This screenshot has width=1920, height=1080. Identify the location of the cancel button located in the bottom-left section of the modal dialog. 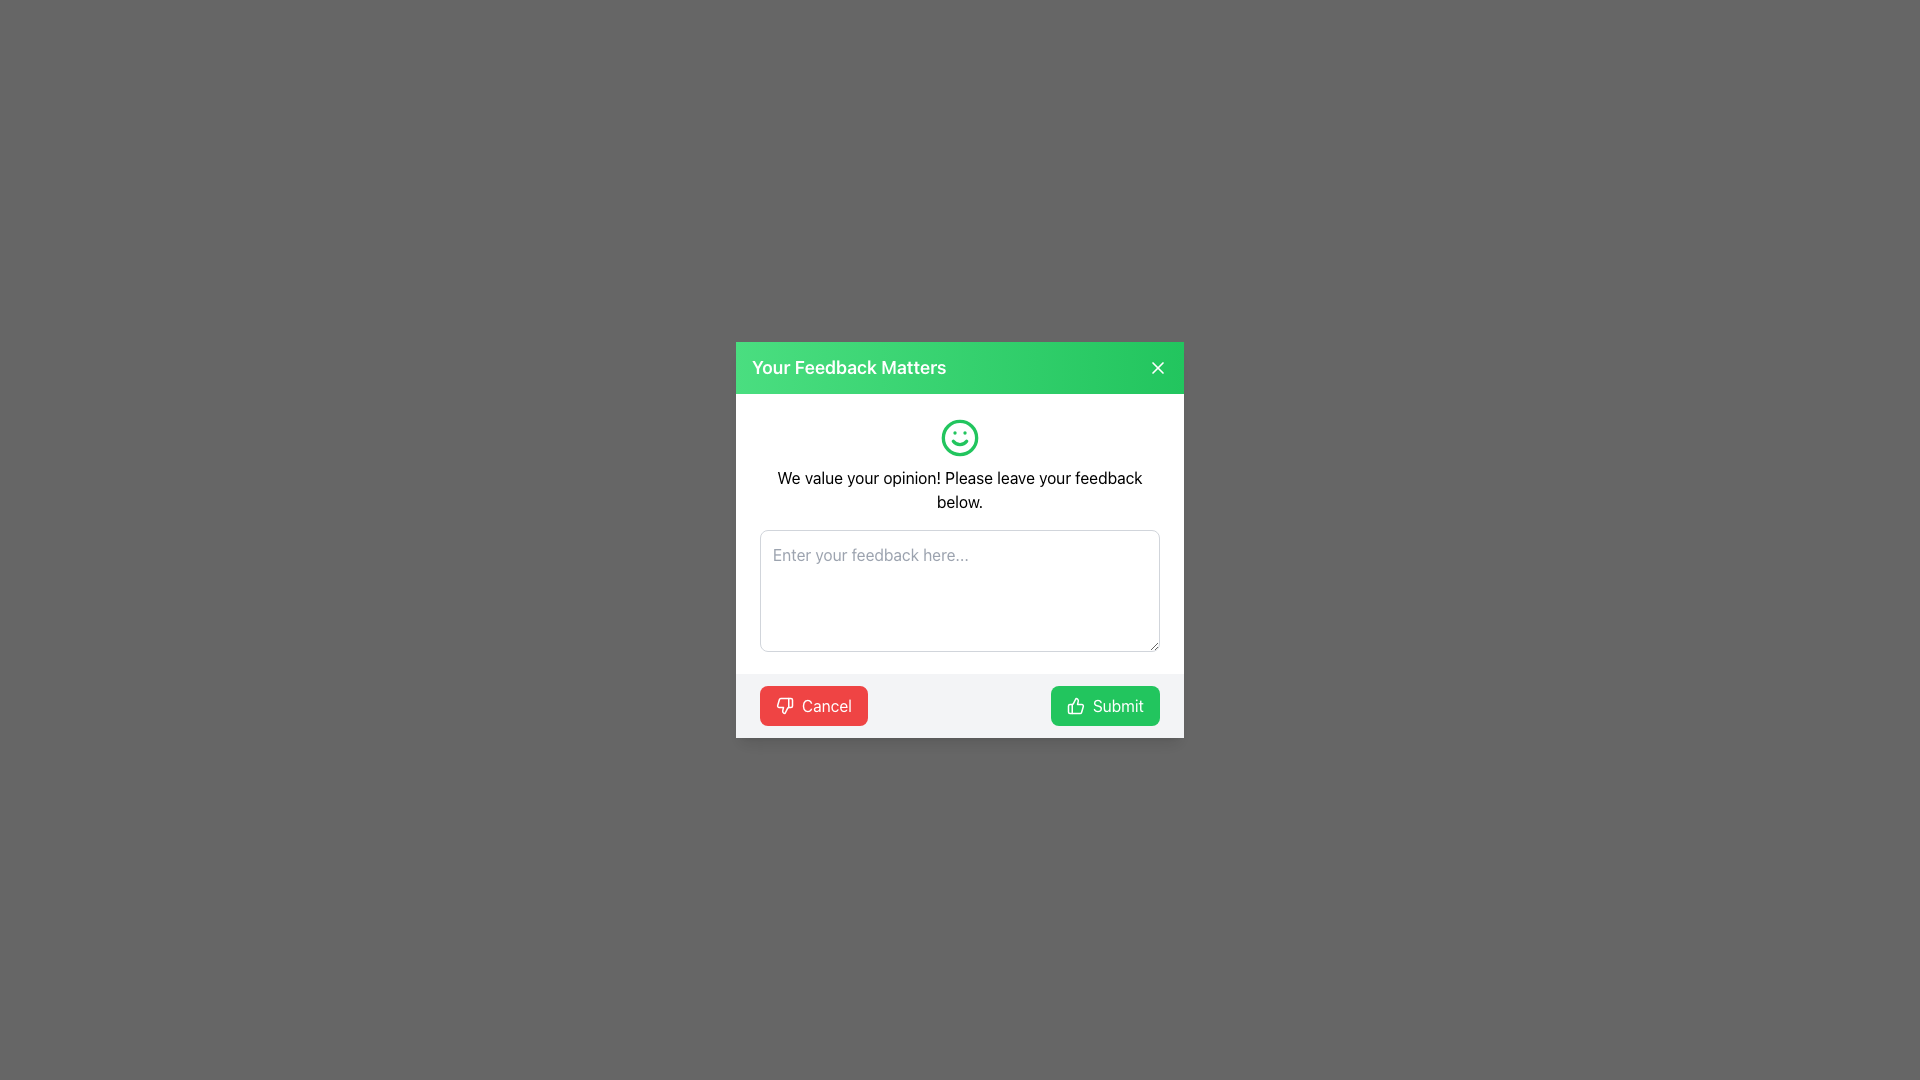
(813, 704).